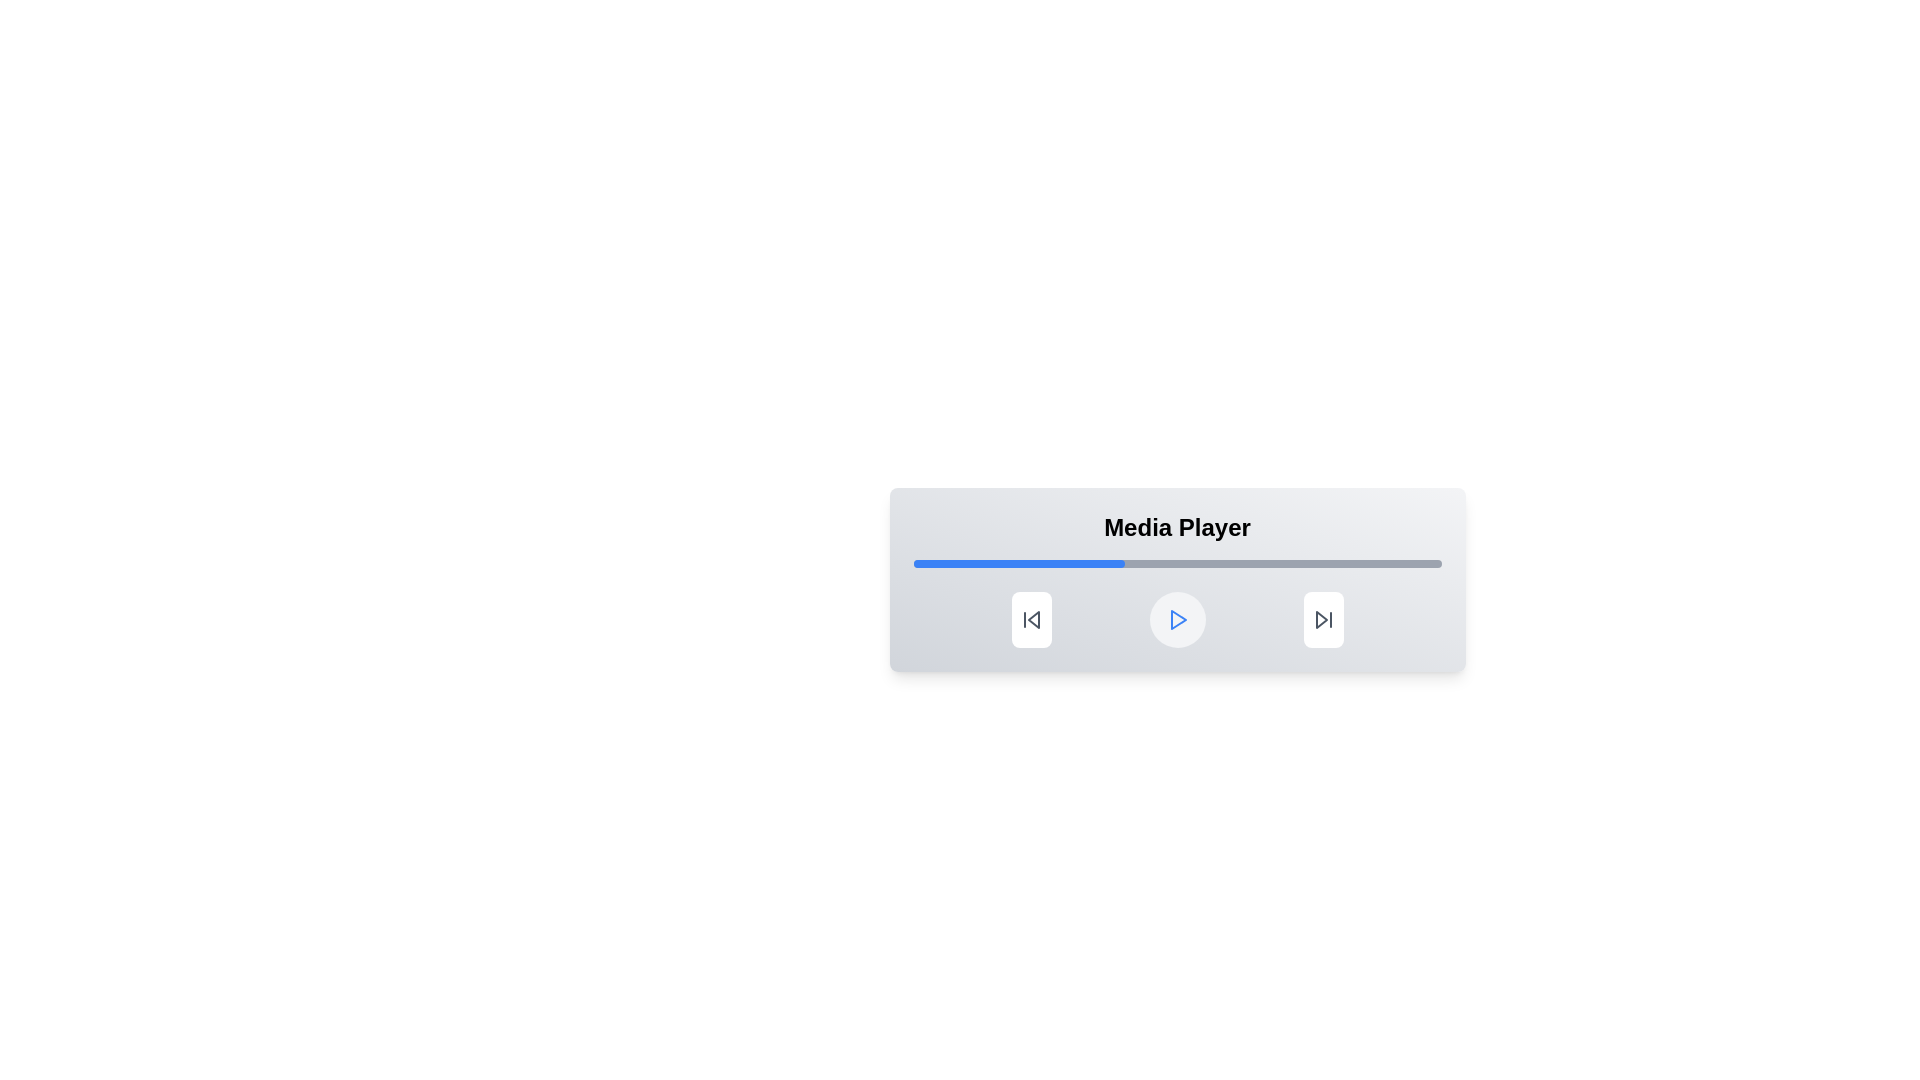 Image resolution: width=1920 pixels, height=1080 pixels. I want to click on the Play Icon button, so click(1177, 619).